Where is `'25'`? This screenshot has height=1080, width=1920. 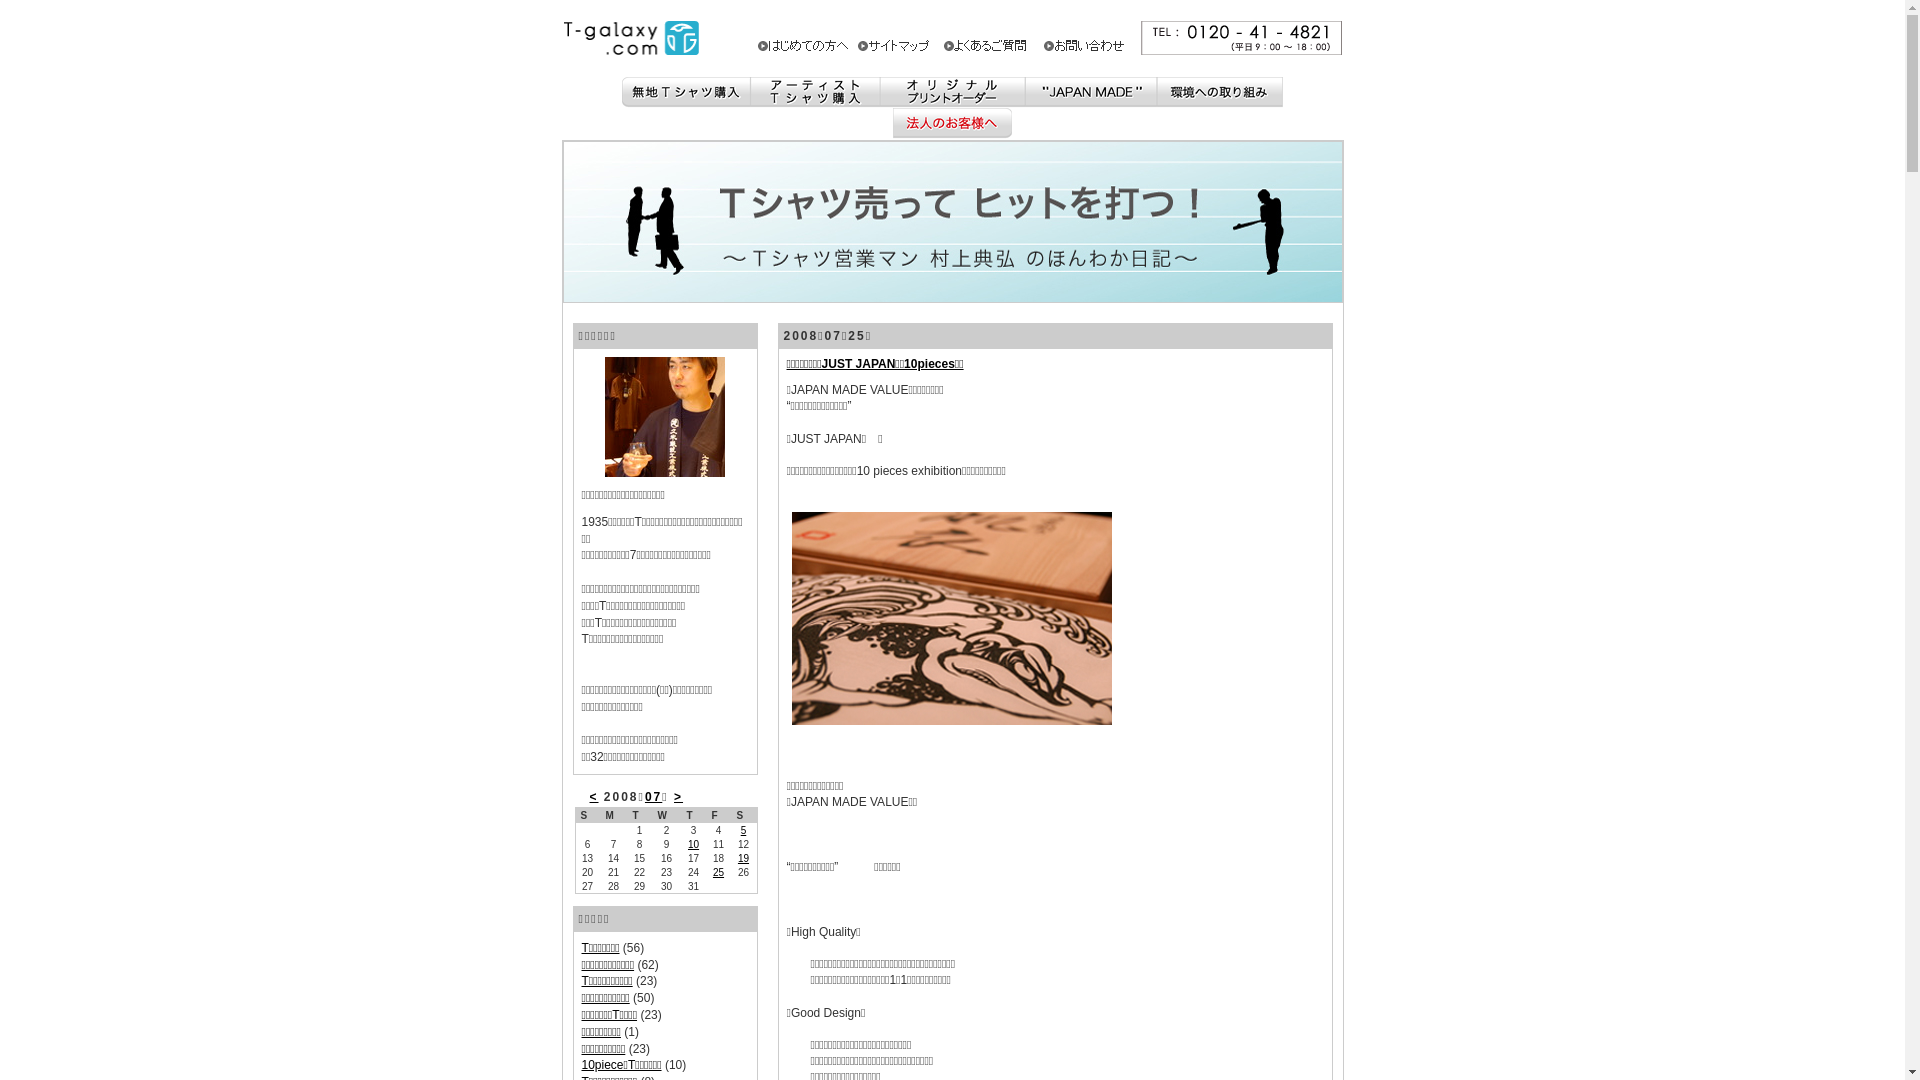
'25' is located at coordinates (718, 871).